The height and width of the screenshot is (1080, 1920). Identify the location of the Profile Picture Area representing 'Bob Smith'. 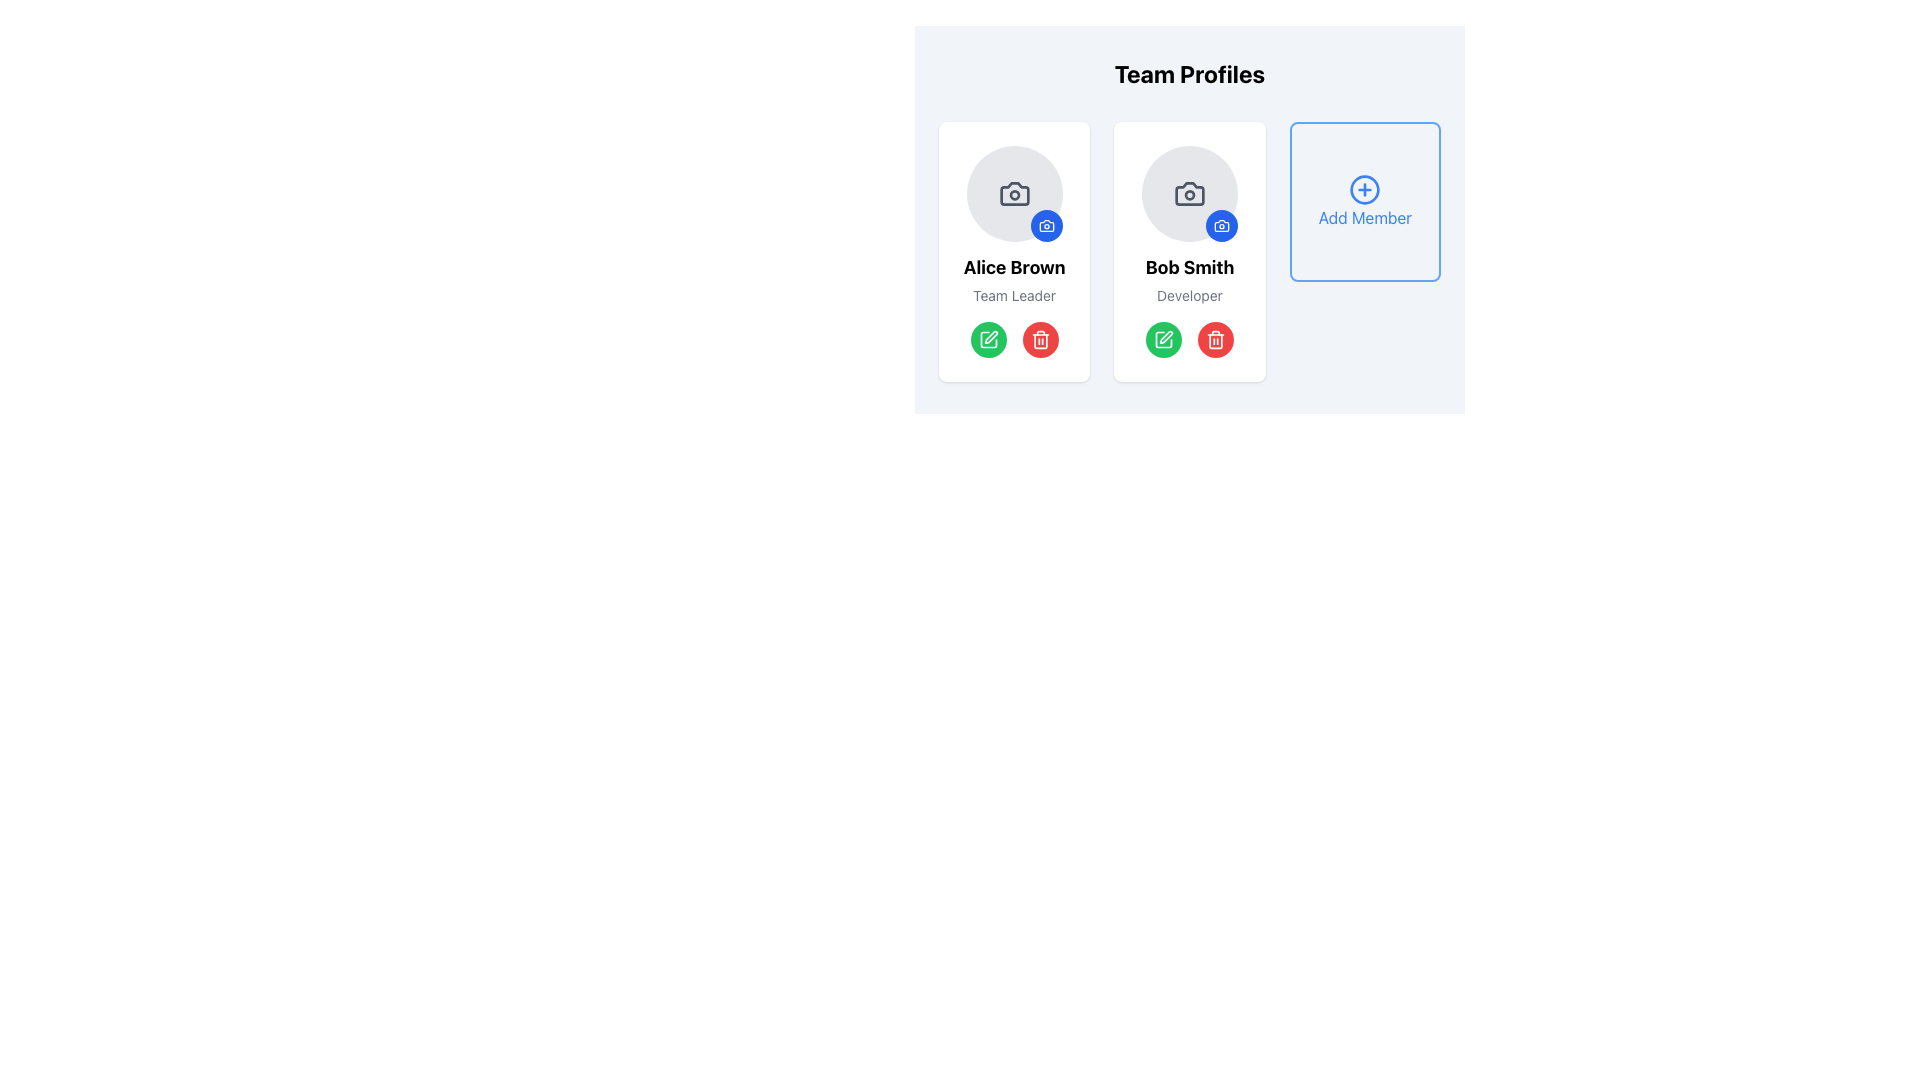
(1190, 193).